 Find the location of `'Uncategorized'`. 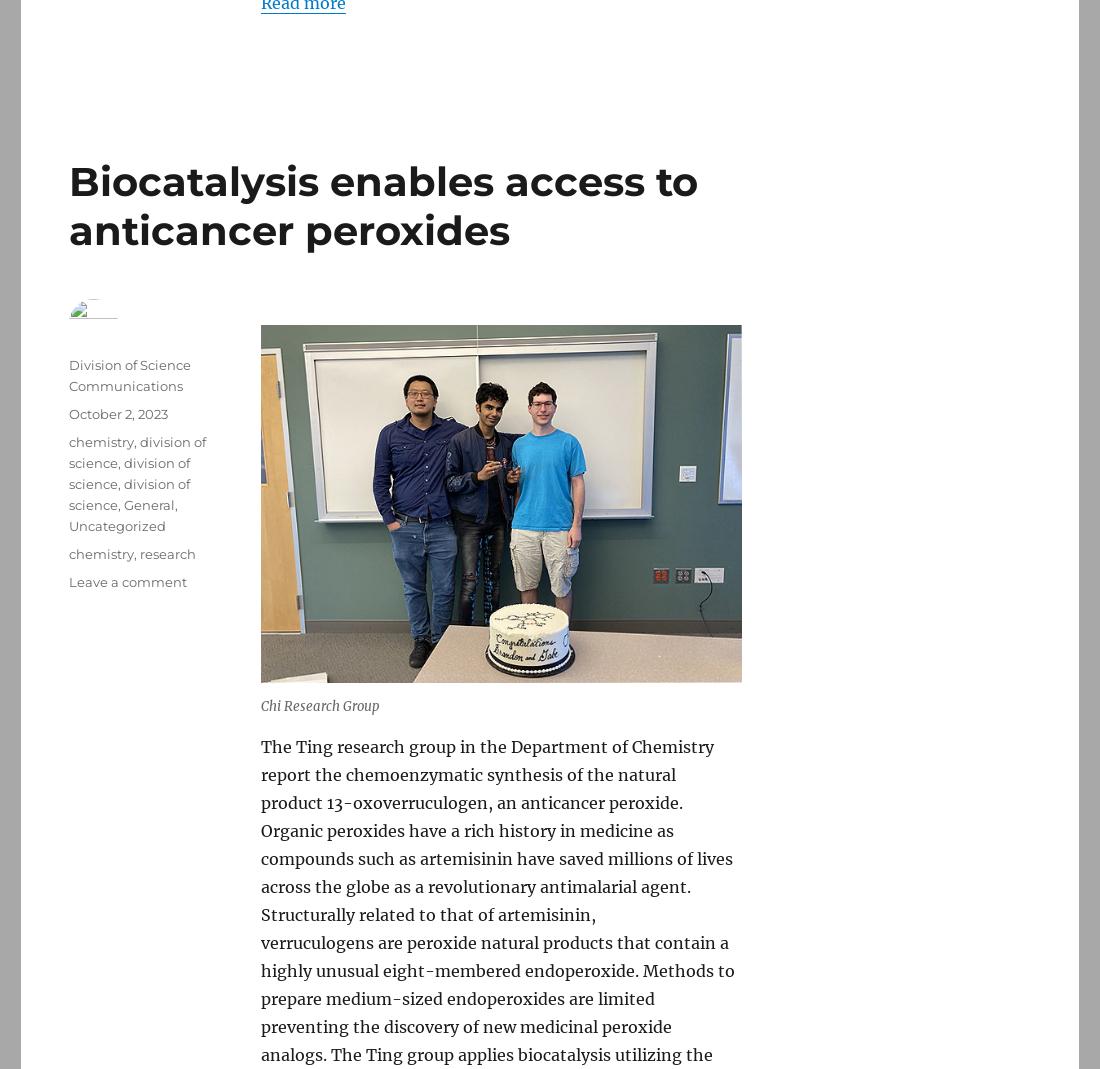

'Uncategorized' is located at coordinates (117, 523).